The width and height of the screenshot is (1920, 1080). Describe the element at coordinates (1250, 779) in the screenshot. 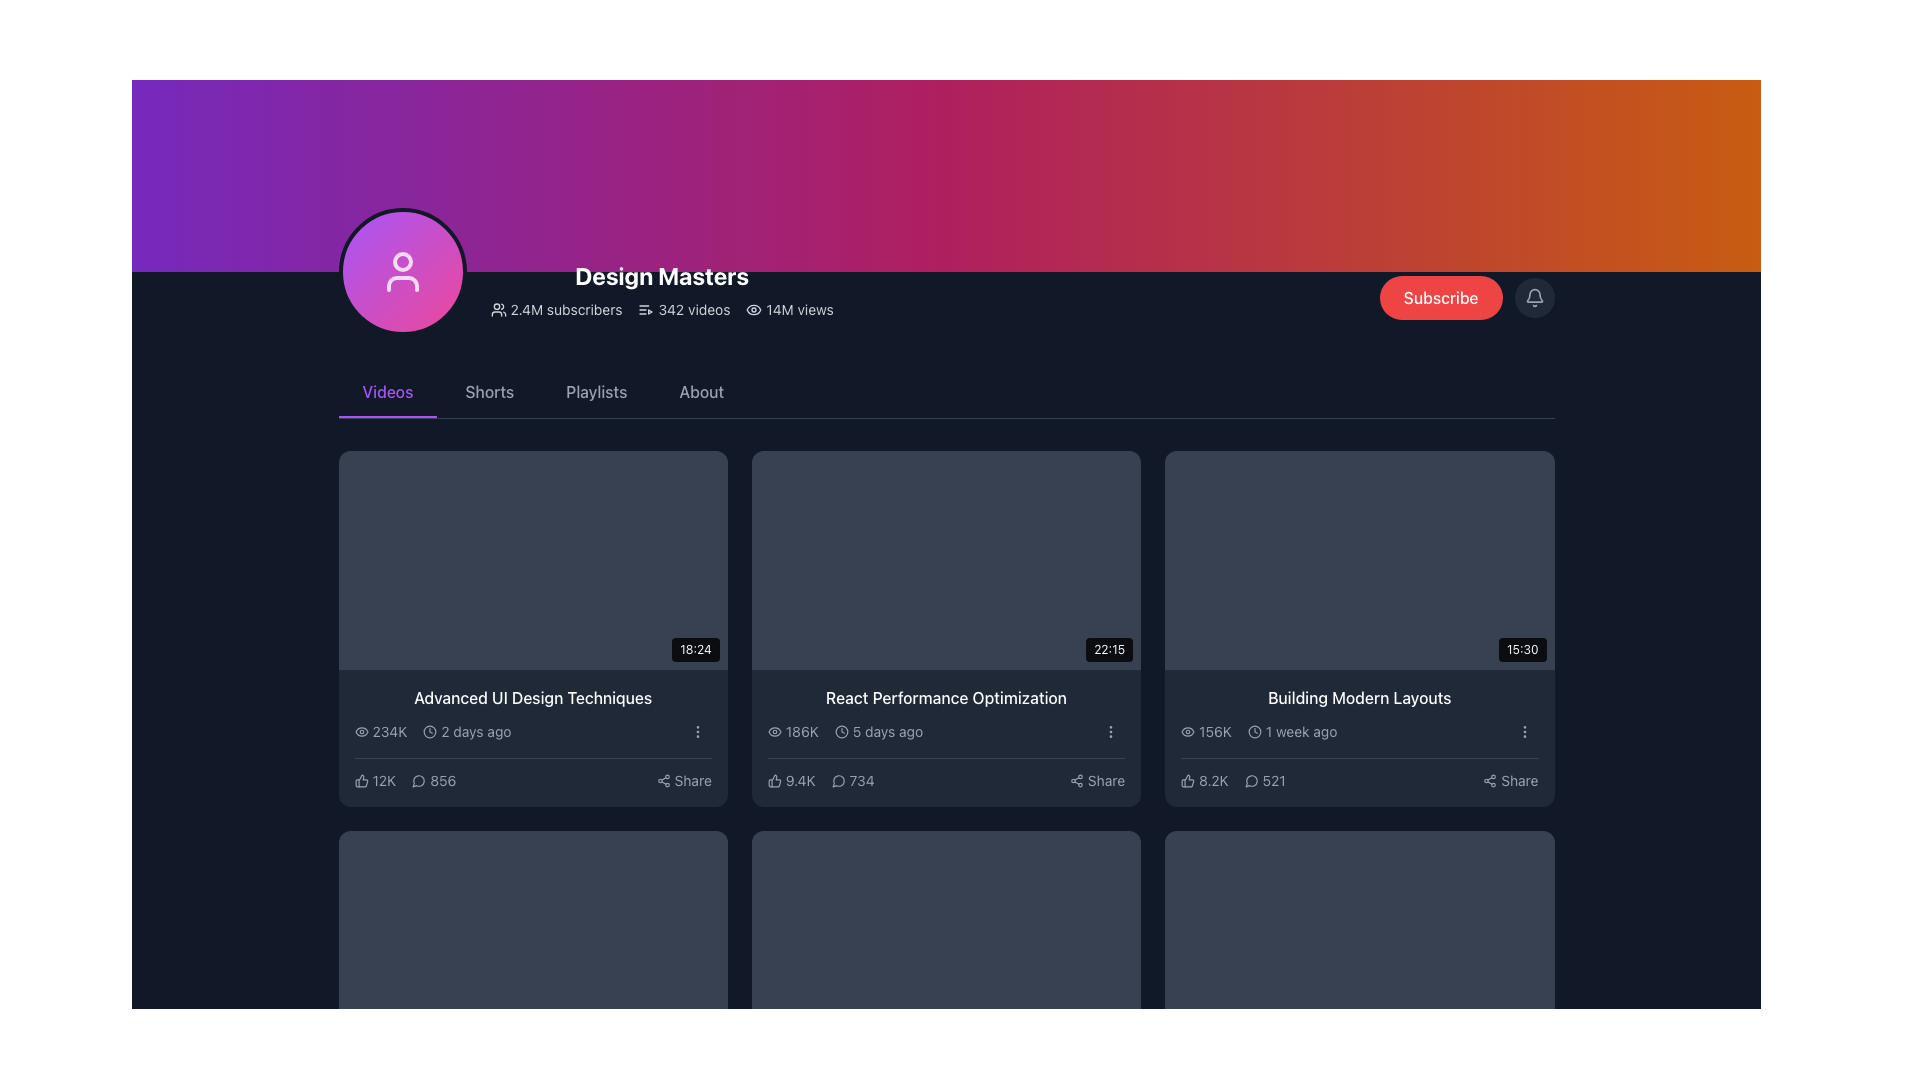

I see `the comment icon next to the number '521' under the video labeled 'Building Modern Layouts', which indicates the number of comments related to the video` at that location.